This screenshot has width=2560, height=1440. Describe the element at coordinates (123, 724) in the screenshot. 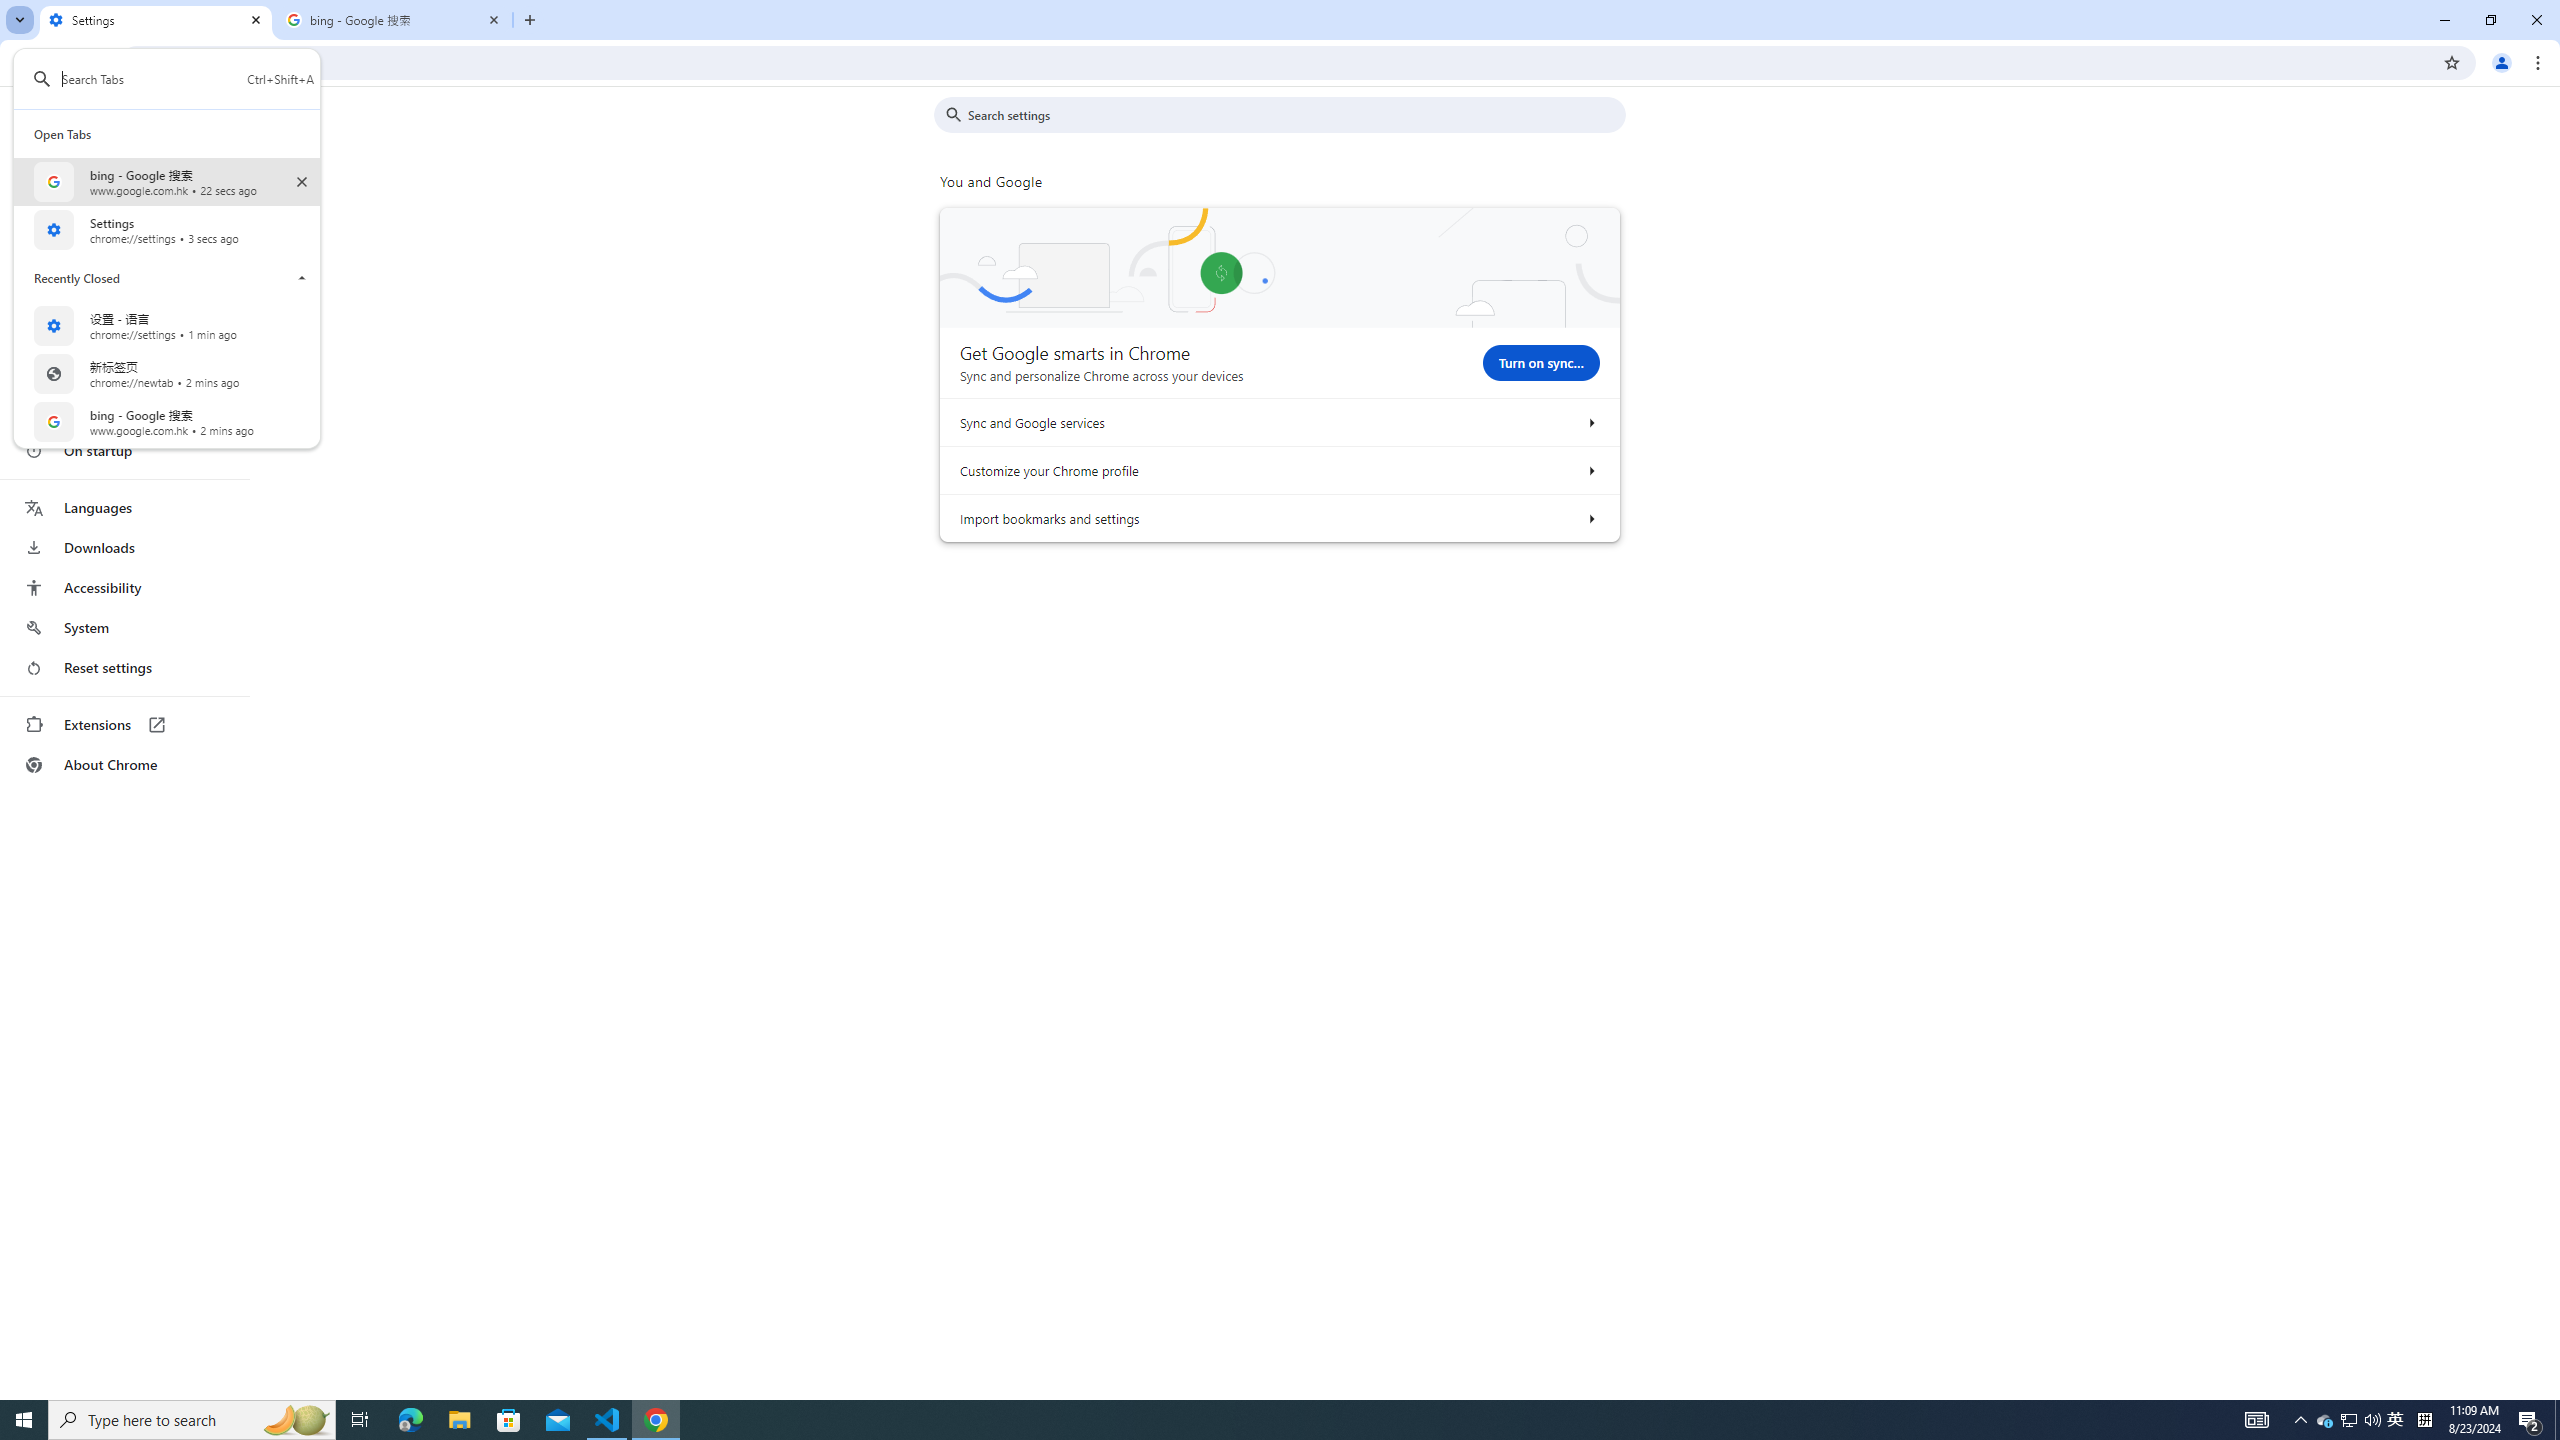

I see `'Extensions'` at that location.